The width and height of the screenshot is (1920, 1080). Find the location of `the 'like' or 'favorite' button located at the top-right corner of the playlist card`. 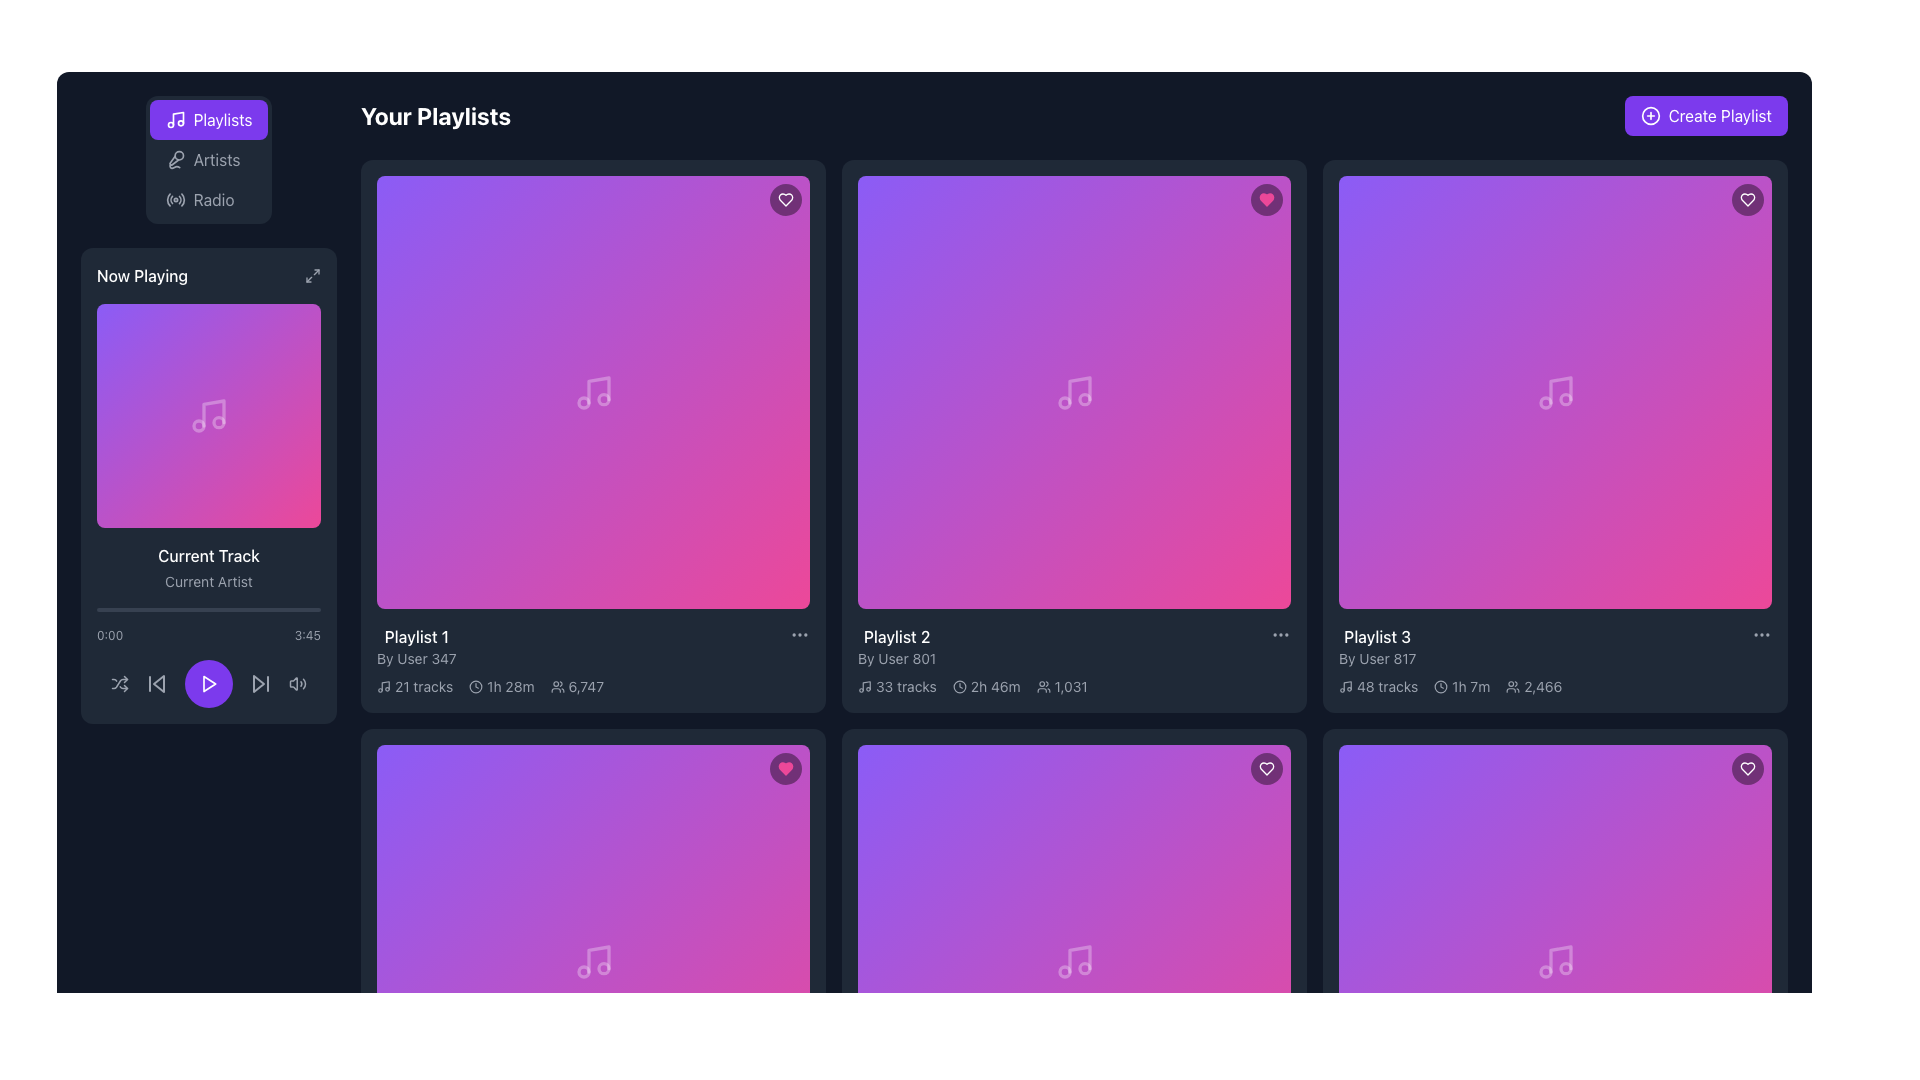

the 'like' or 'favorite' button located at the top-right corner of the playlist card is located at coordinates (1746, 767).